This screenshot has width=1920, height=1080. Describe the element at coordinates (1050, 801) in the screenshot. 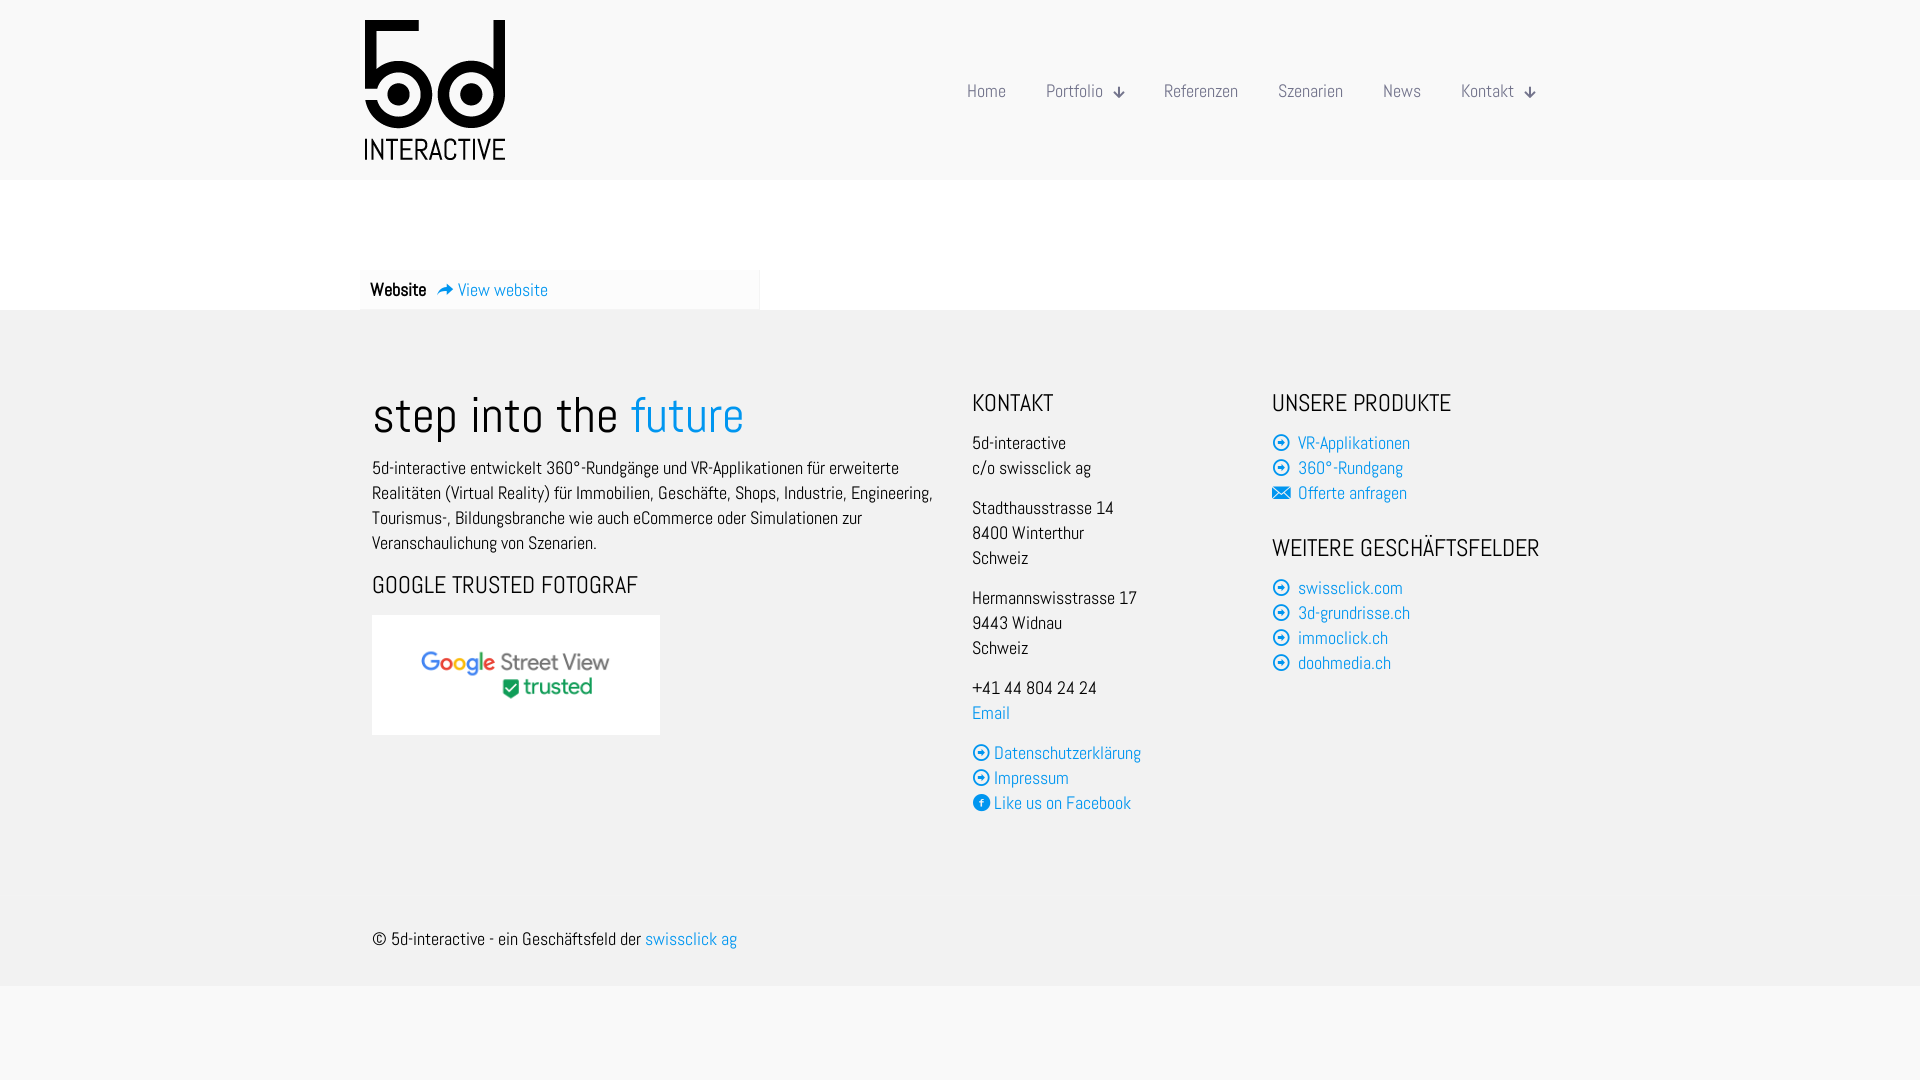

I see `'Like us on Facebook'` at that location.